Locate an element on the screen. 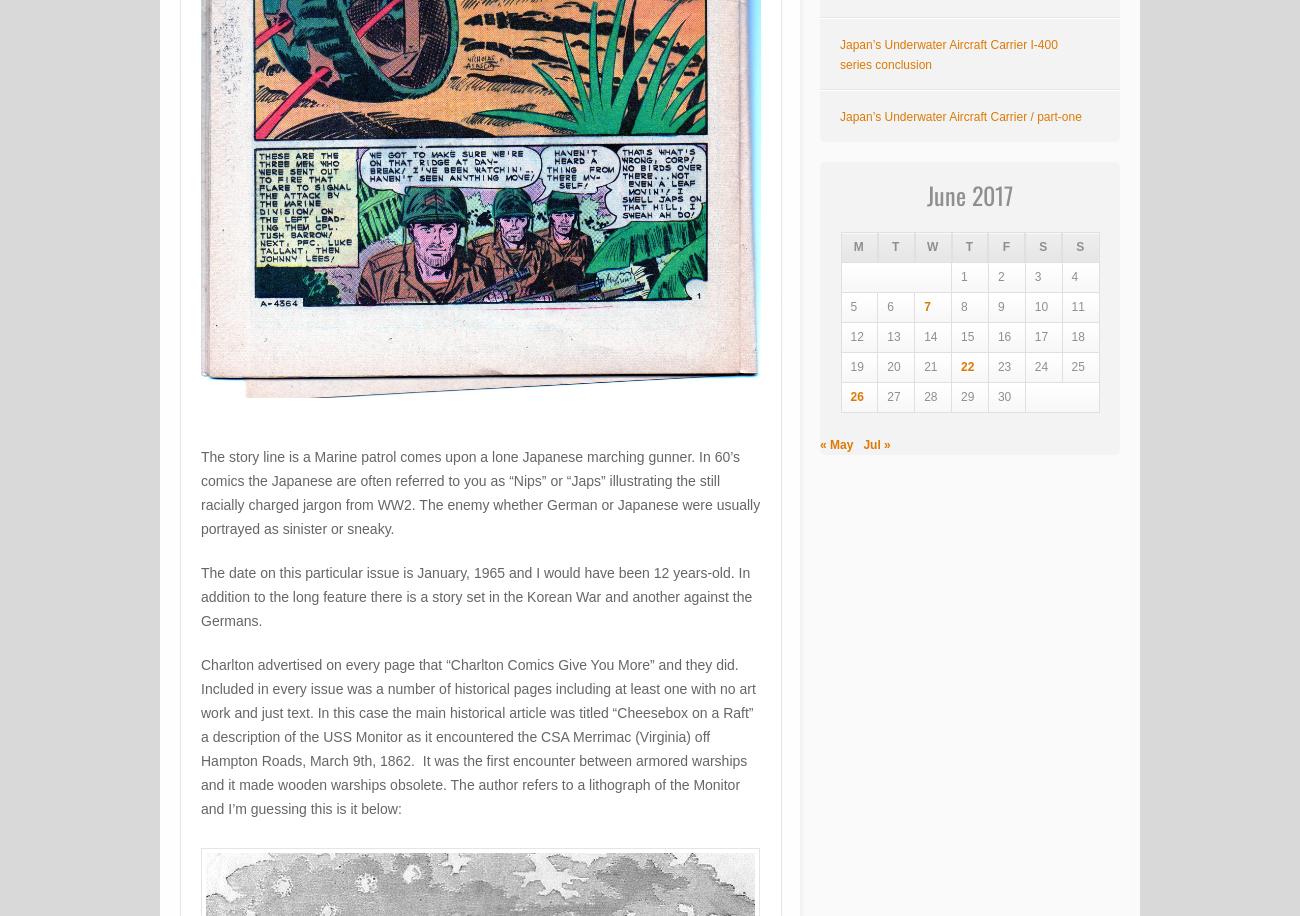  '28' is located at coordinates (930, 396).